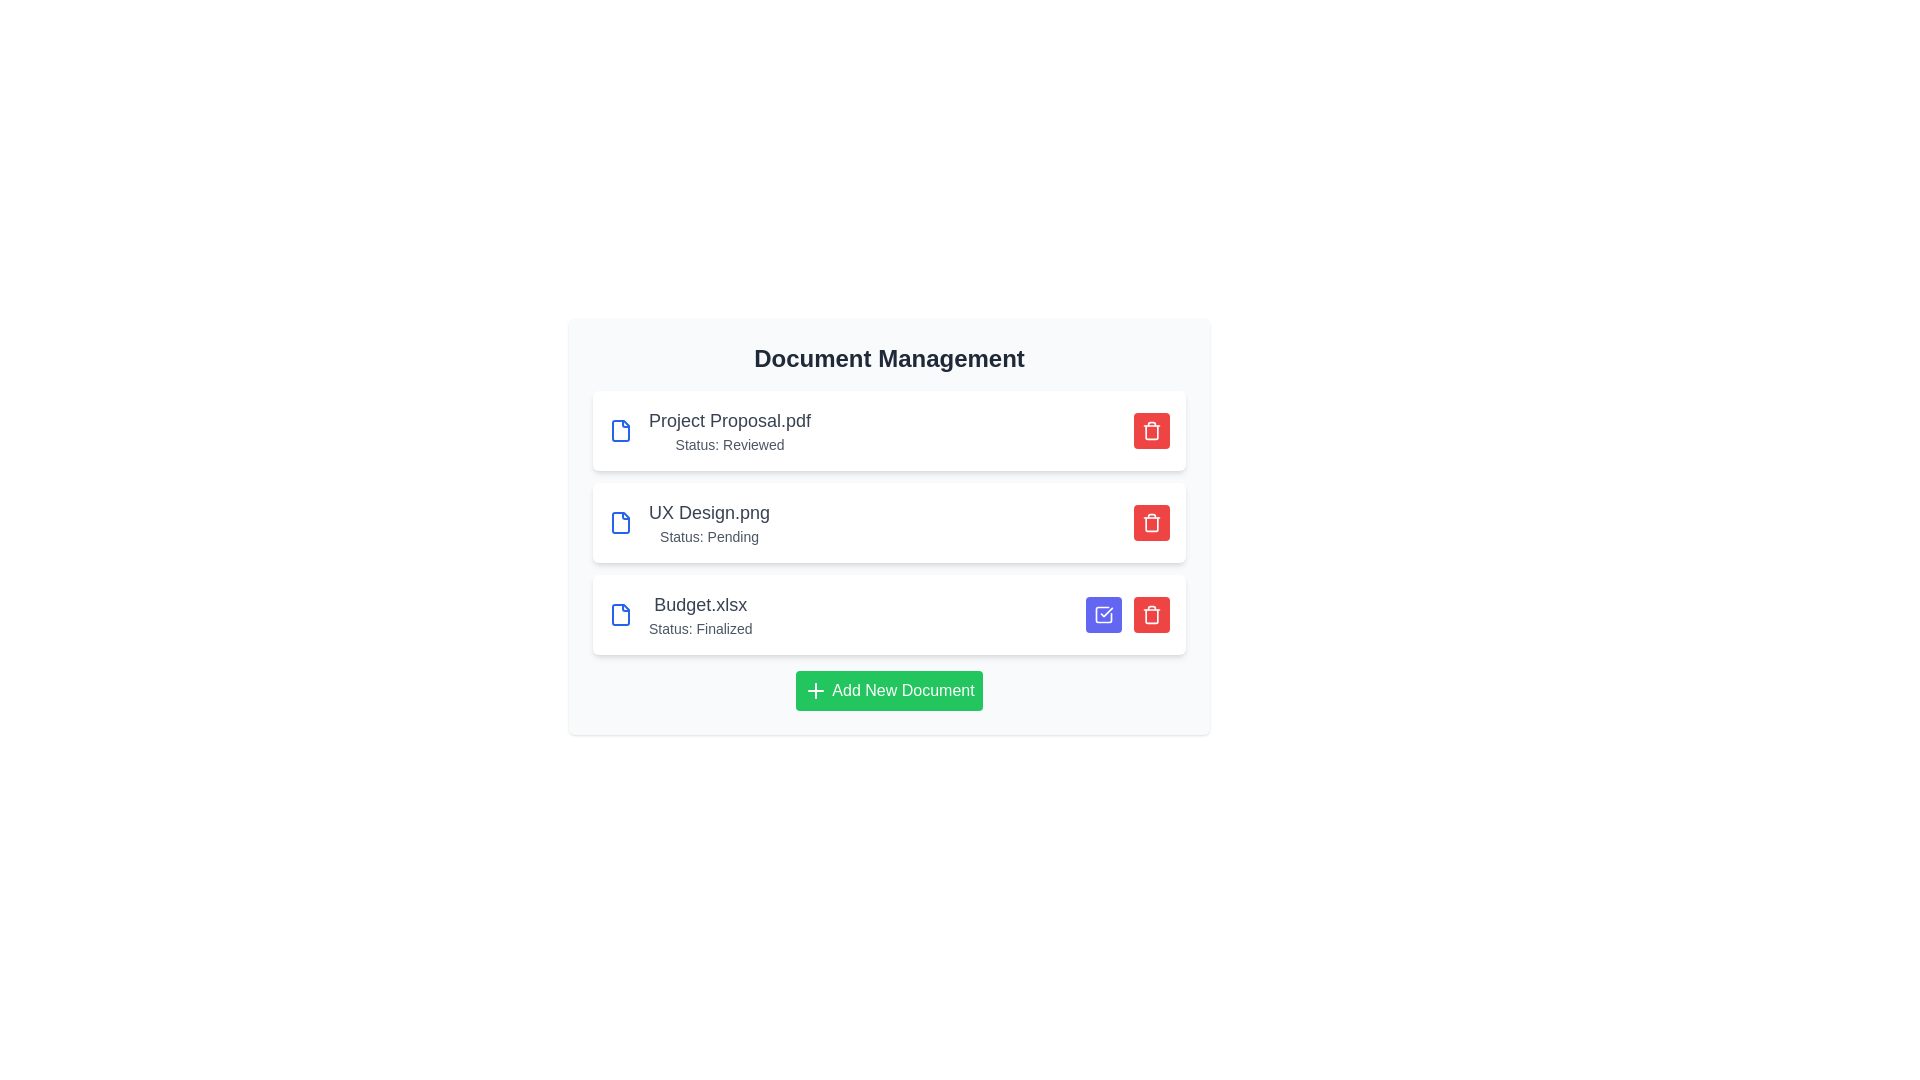  What do you see at coordinates (1152, 430) in the screenshot?
I see `delete button for the document named Project Proposal.pdf` at bounding box center [1152, 430].